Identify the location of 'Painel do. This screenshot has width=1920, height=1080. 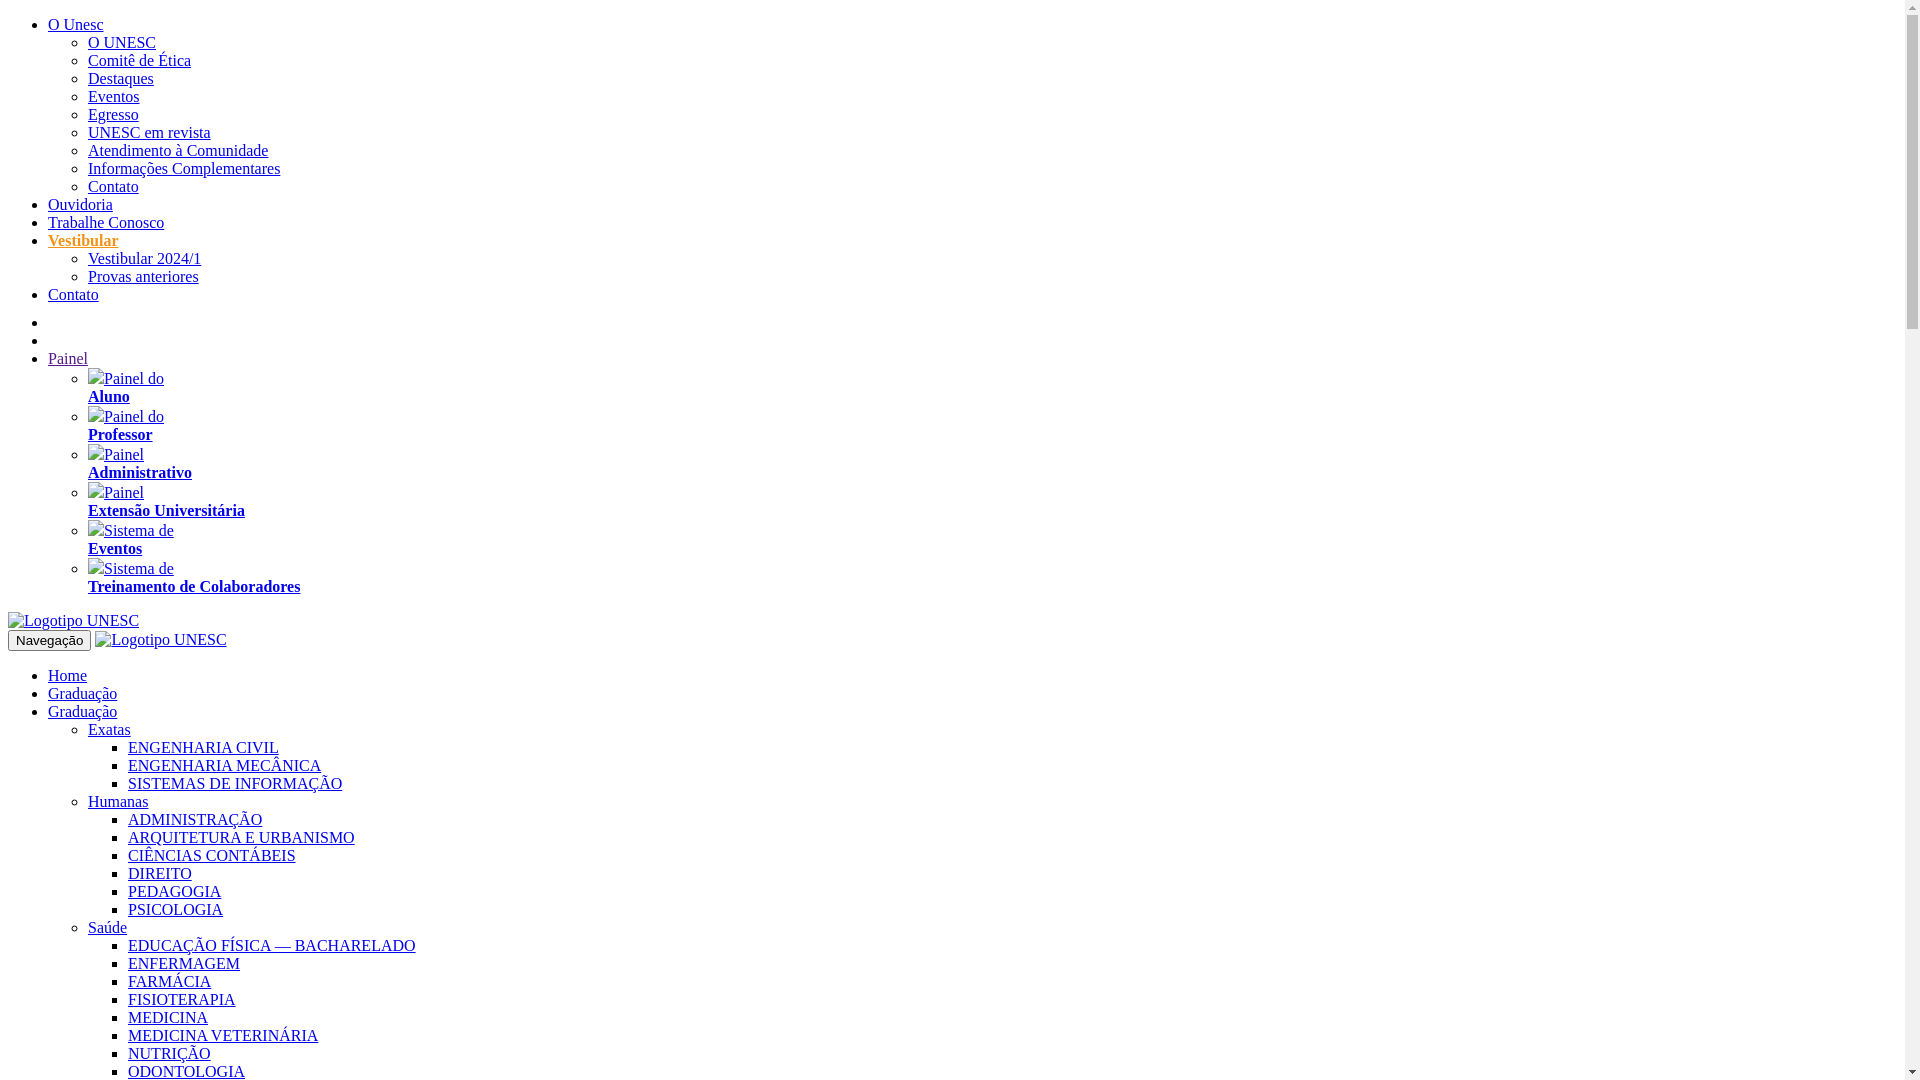
(124, 387).